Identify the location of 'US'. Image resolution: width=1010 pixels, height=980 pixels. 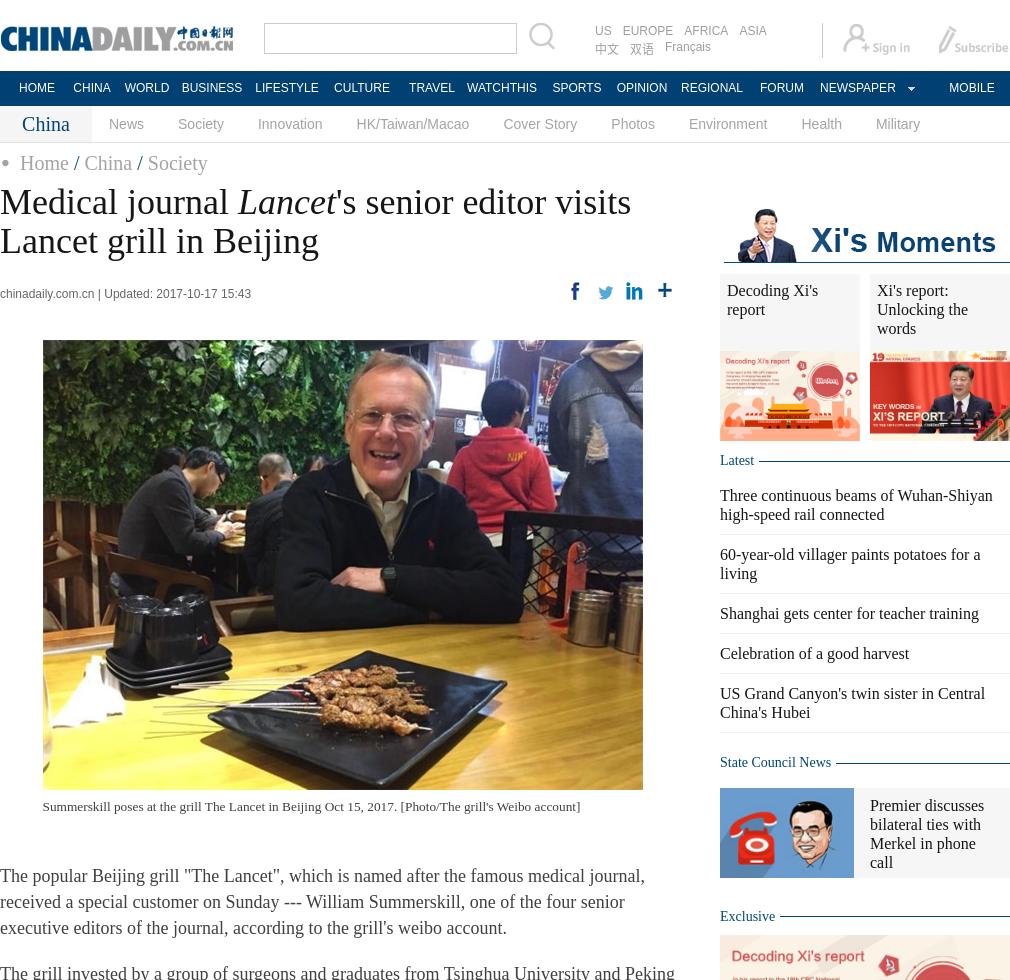
(601, 30).